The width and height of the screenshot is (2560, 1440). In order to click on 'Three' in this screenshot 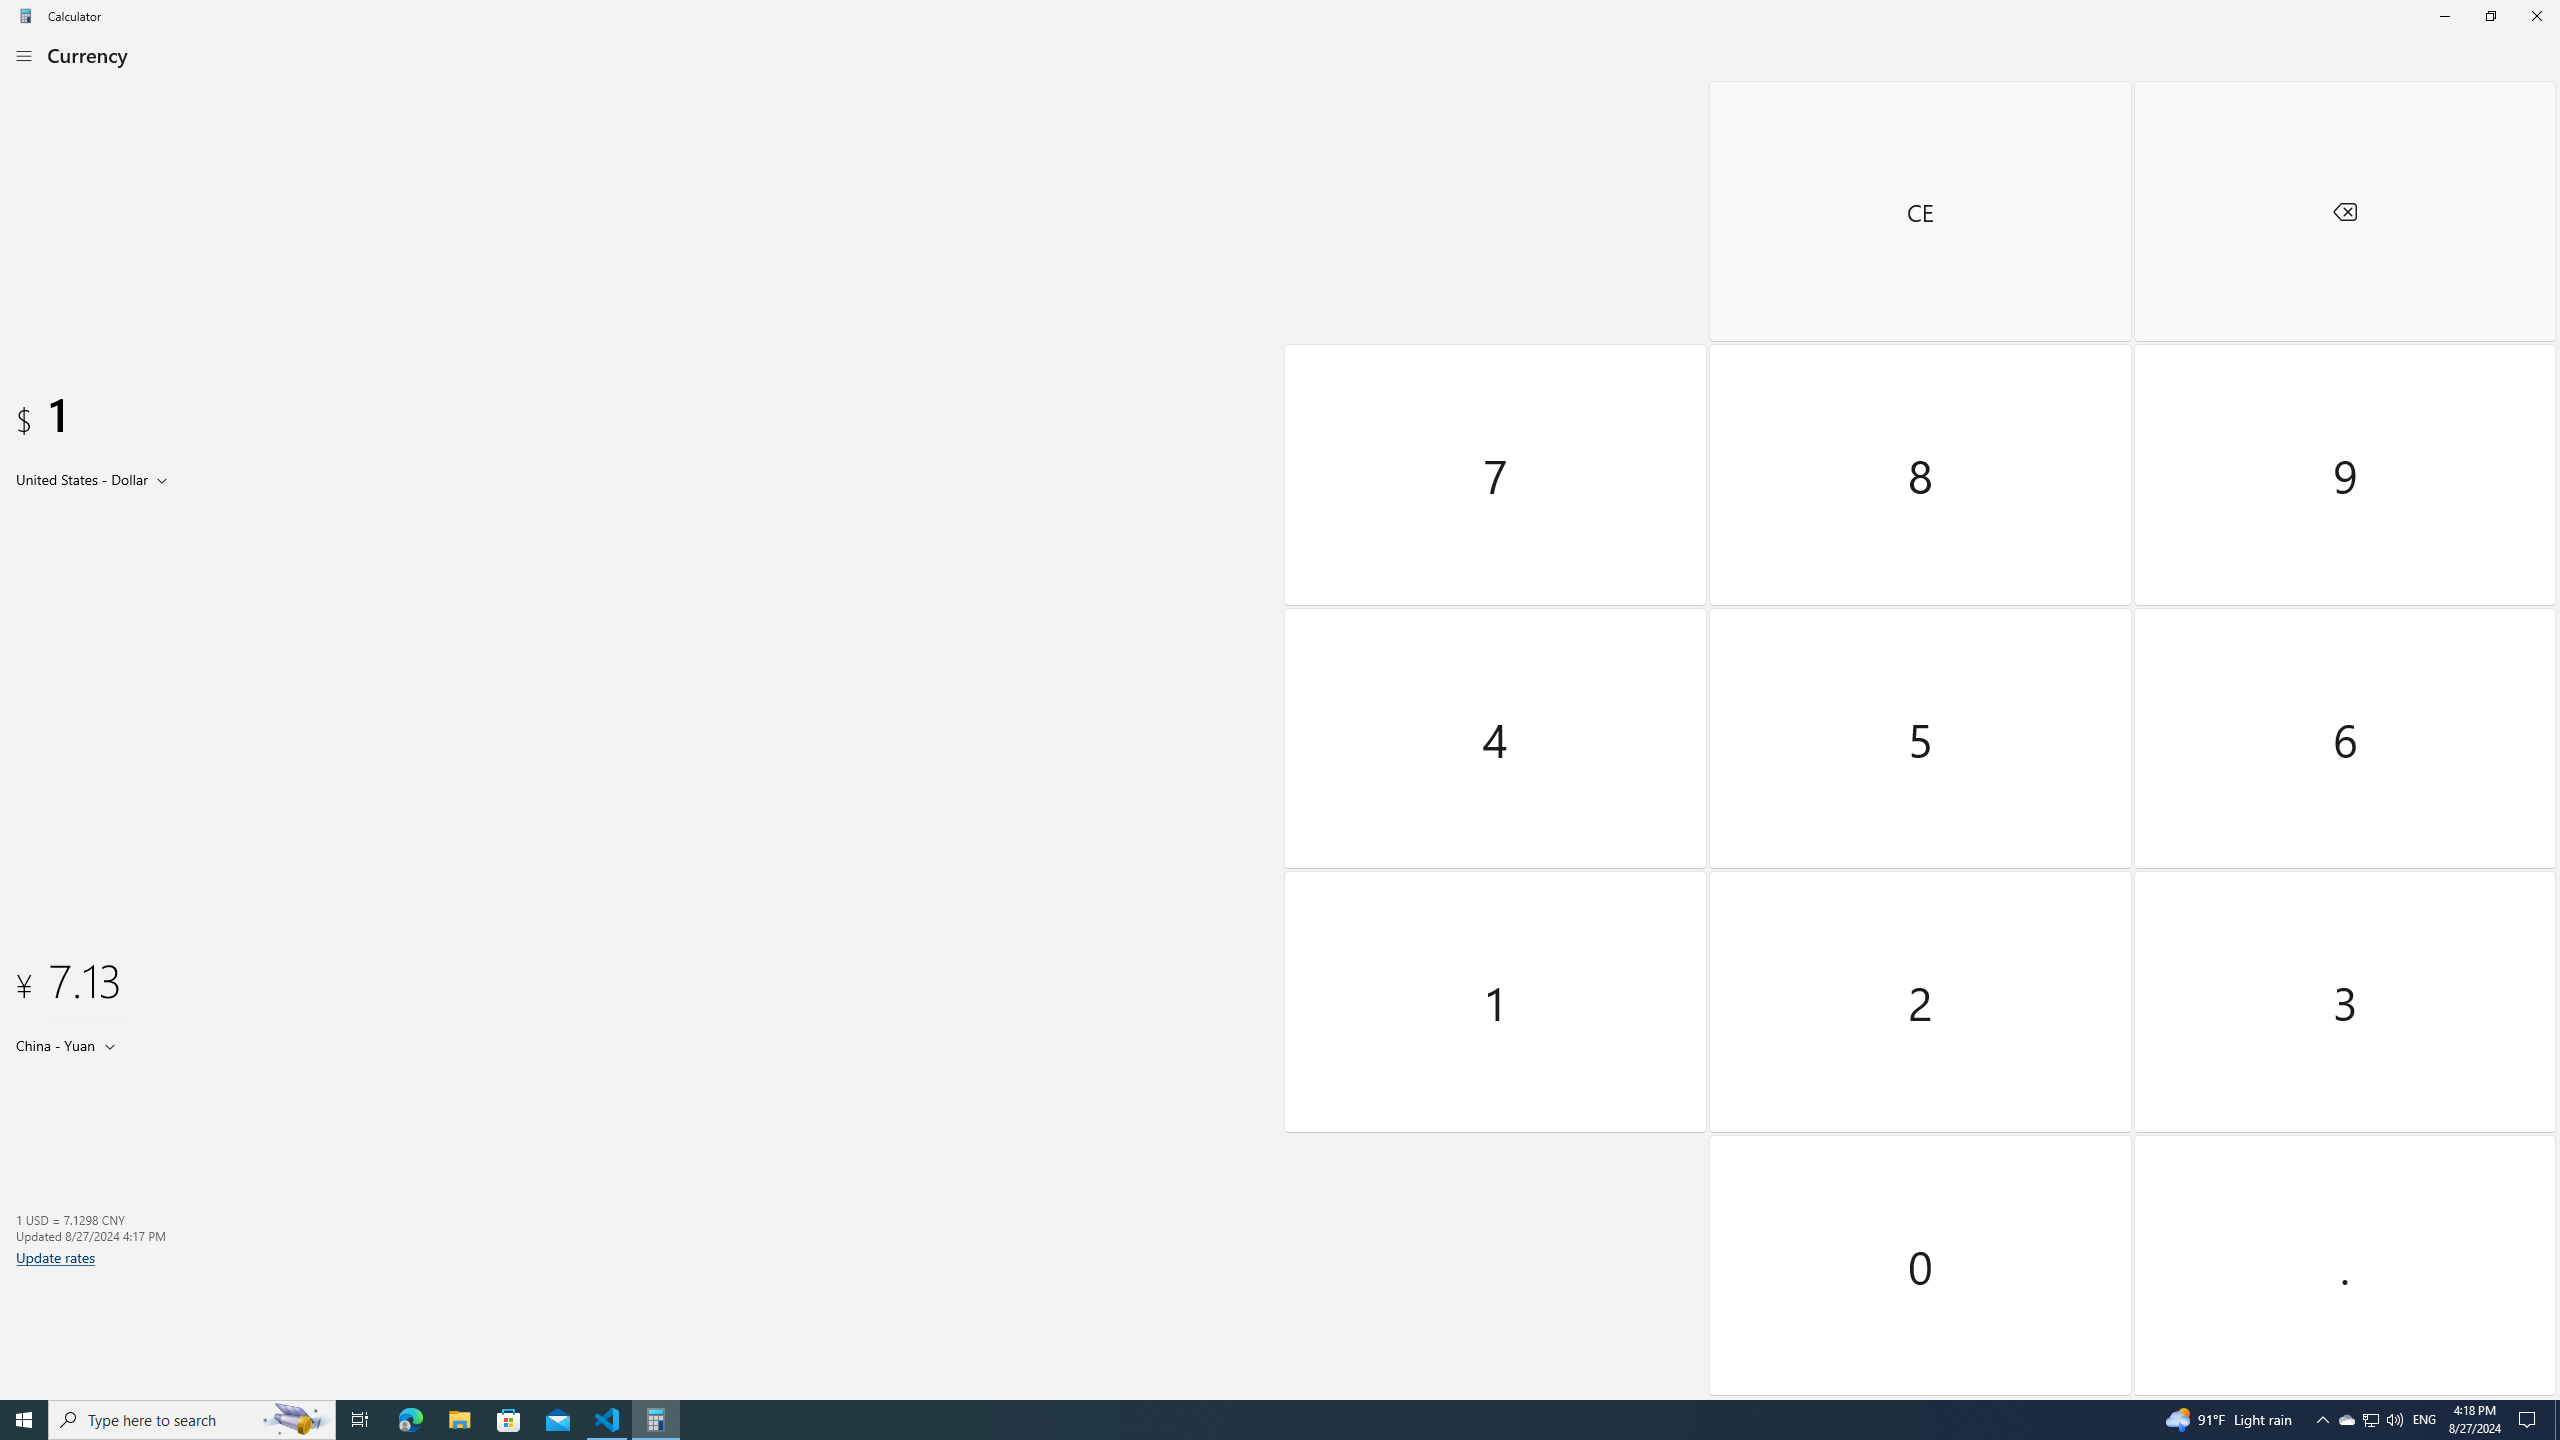, I will do `click(2343, 1002)`.